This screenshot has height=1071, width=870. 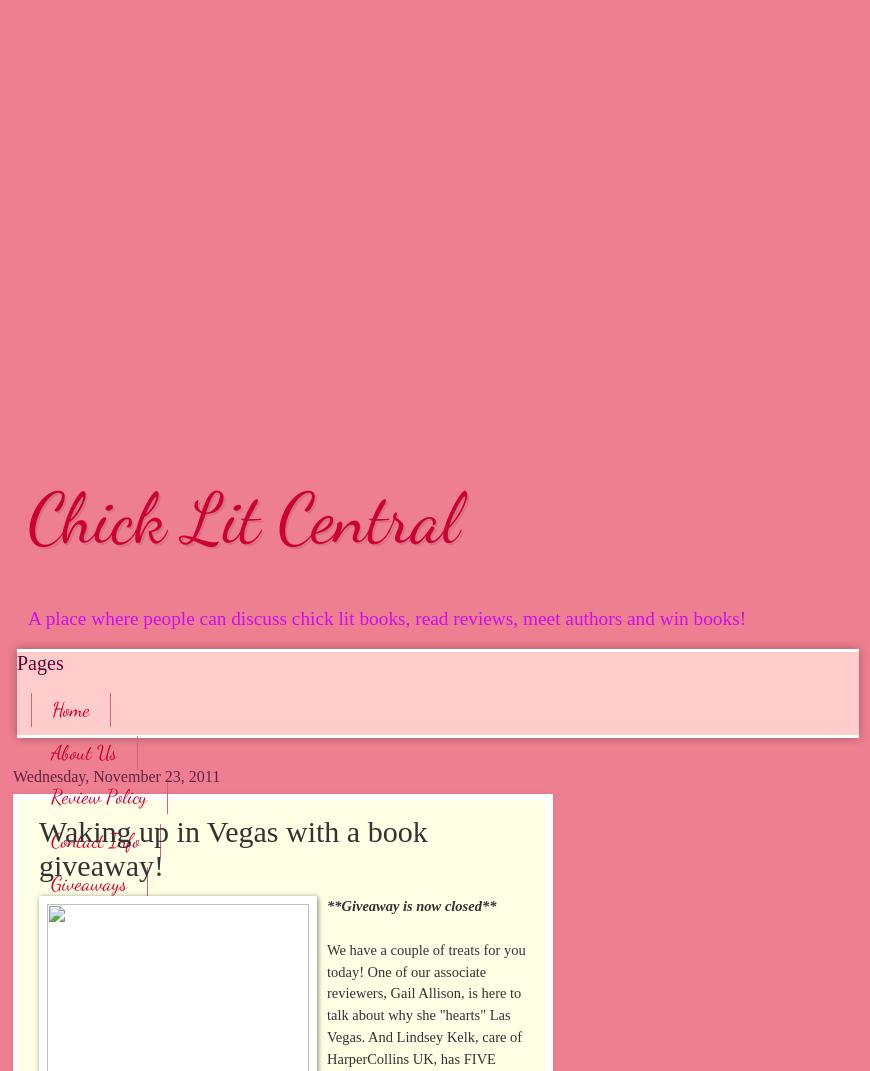 I want to click on 'Waking up in Vegas with a book giveaway!', so click(x=232, y=847).